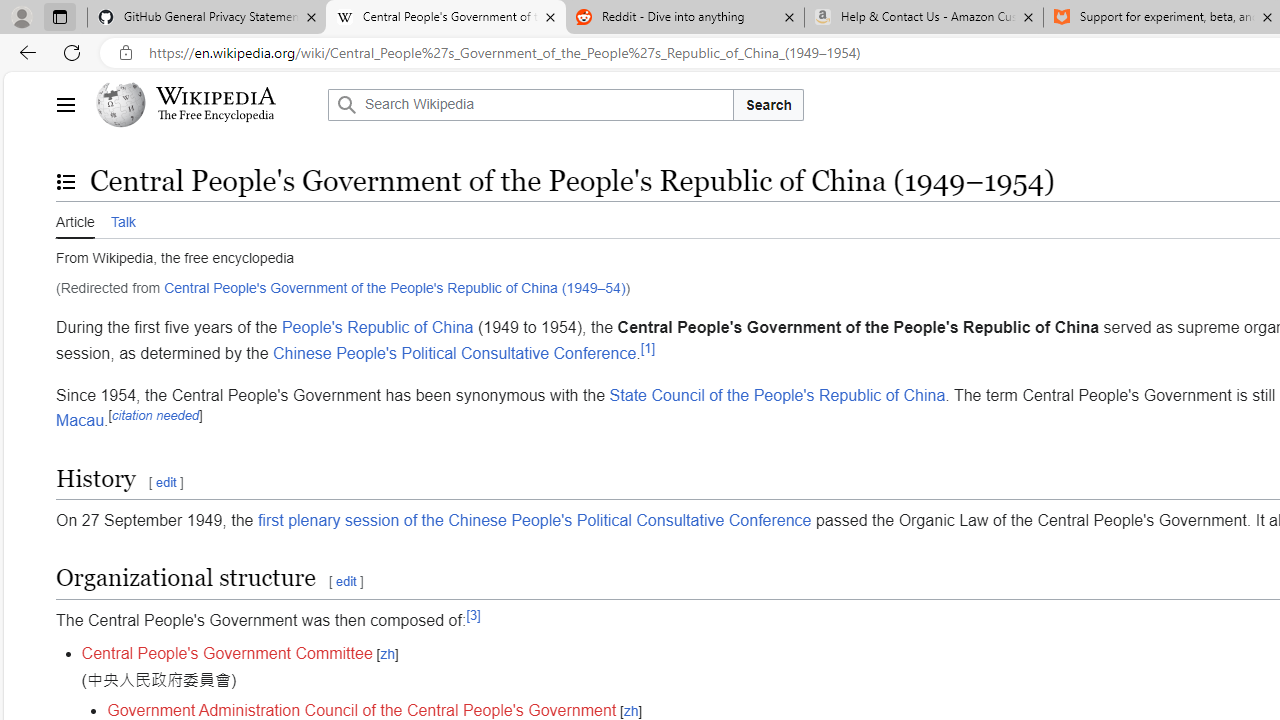  I want to click on '[3]', so click(472, 613).